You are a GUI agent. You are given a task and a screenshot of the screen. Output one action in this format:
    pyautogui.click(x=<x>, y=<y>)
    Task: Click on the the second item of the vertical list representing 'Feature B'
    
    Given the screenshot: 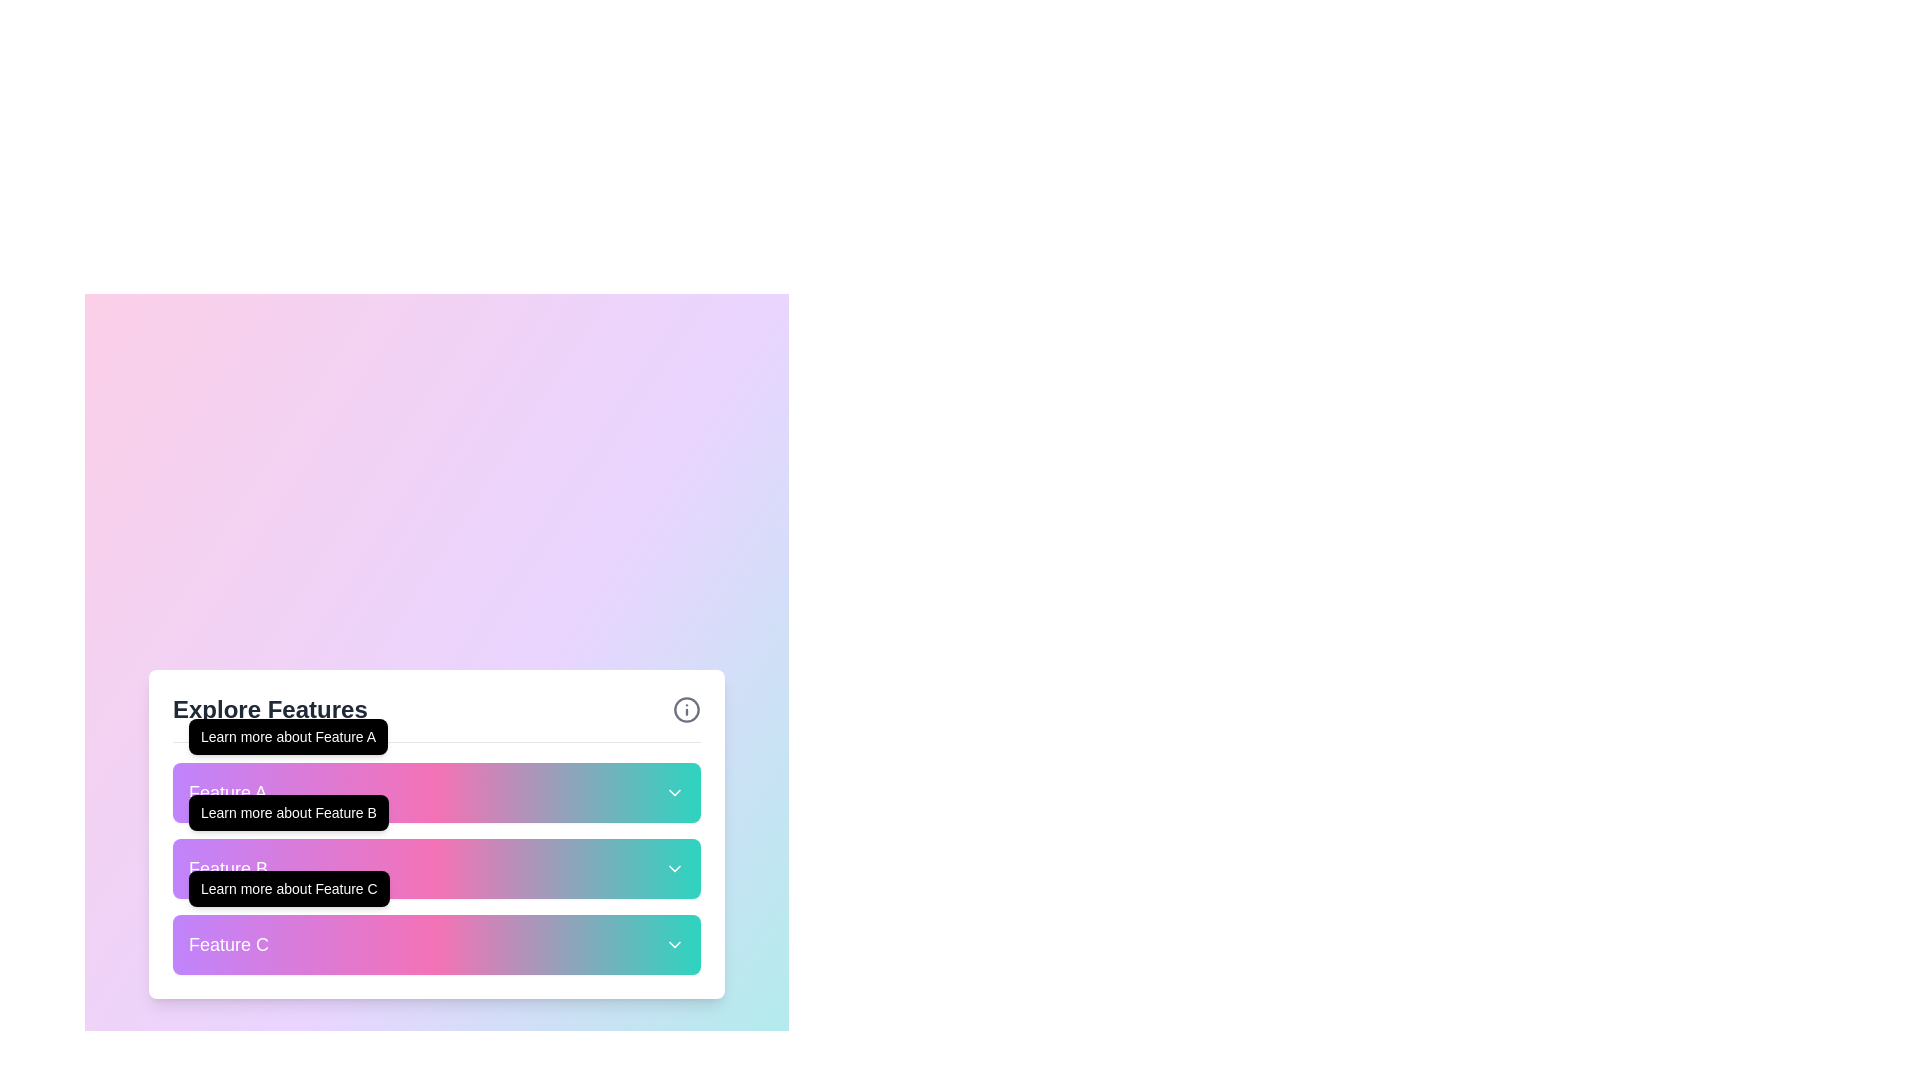 What is the action you would take?
    pyautogui.click(x=435, y=866)
    